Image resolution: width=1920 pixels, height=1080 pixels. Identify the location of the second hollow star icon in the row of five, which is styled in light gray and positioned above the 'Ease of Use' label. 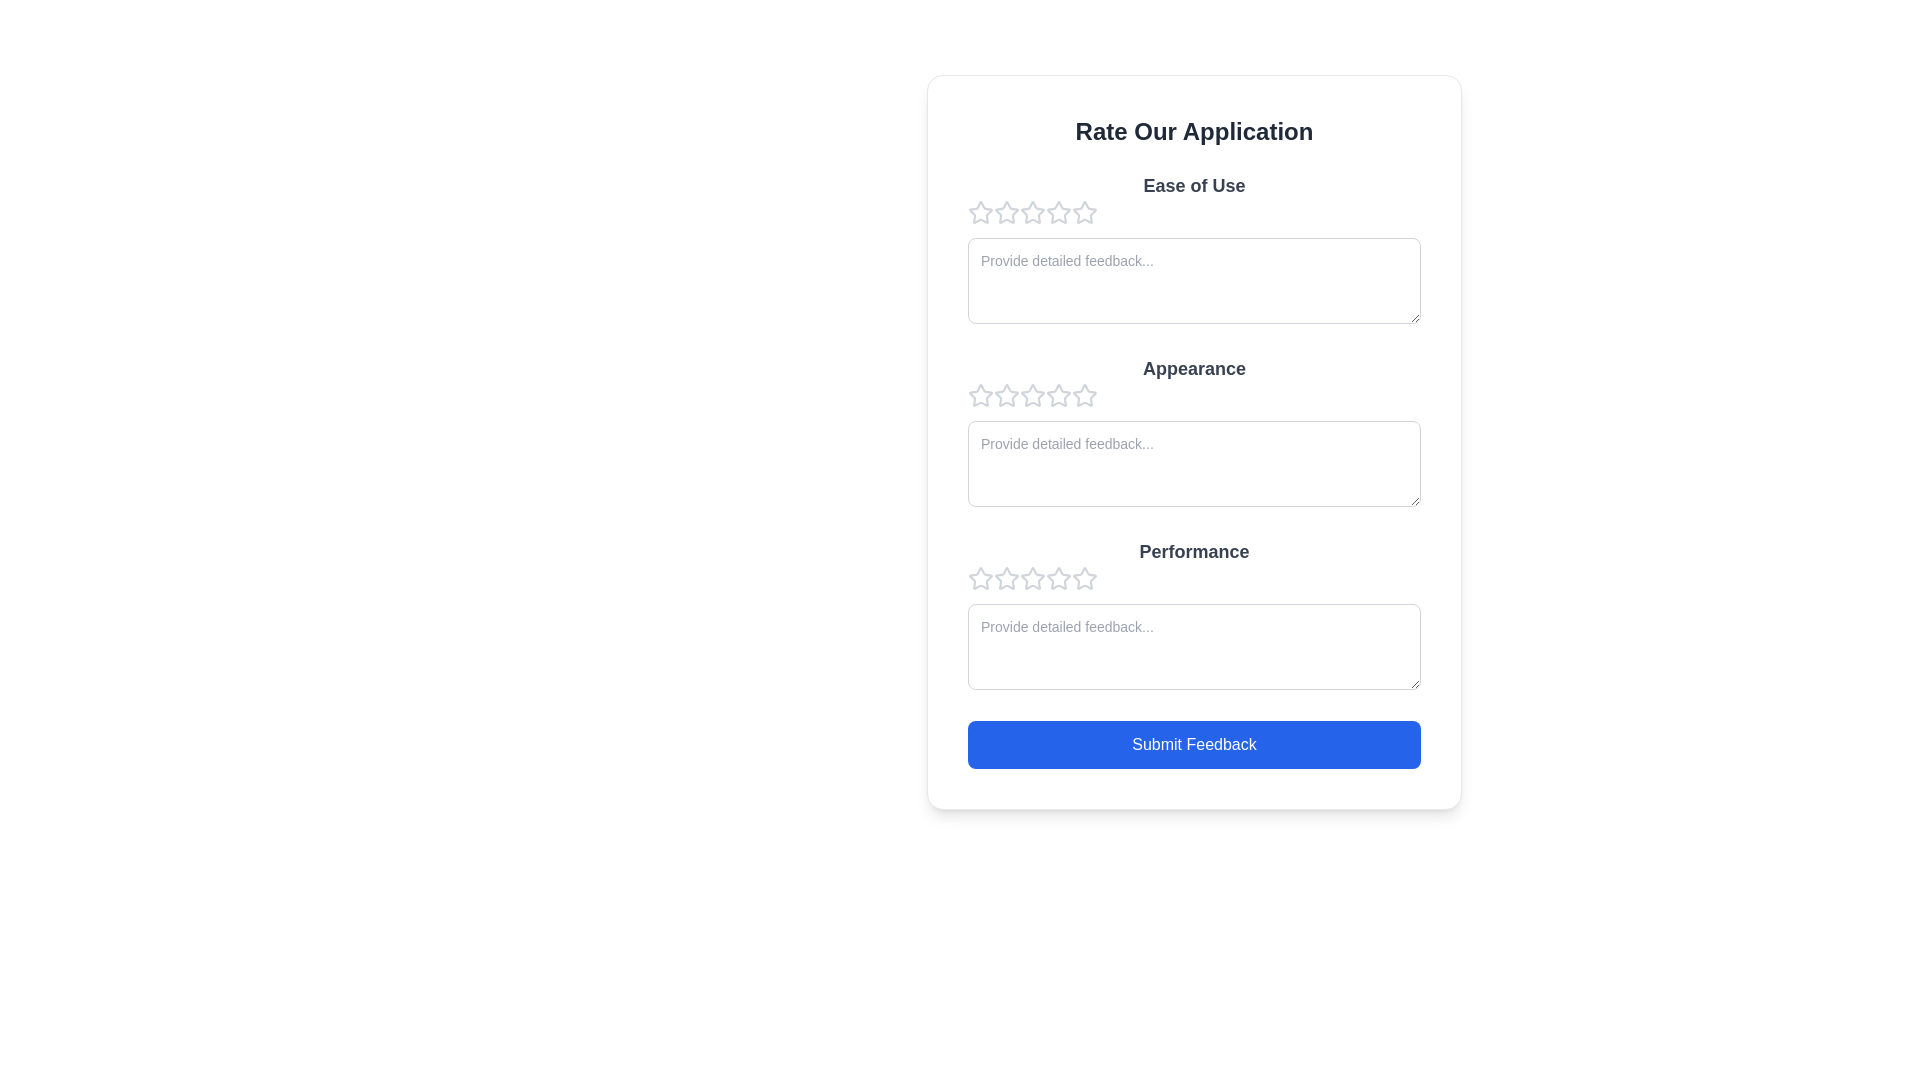
(1007, 212).